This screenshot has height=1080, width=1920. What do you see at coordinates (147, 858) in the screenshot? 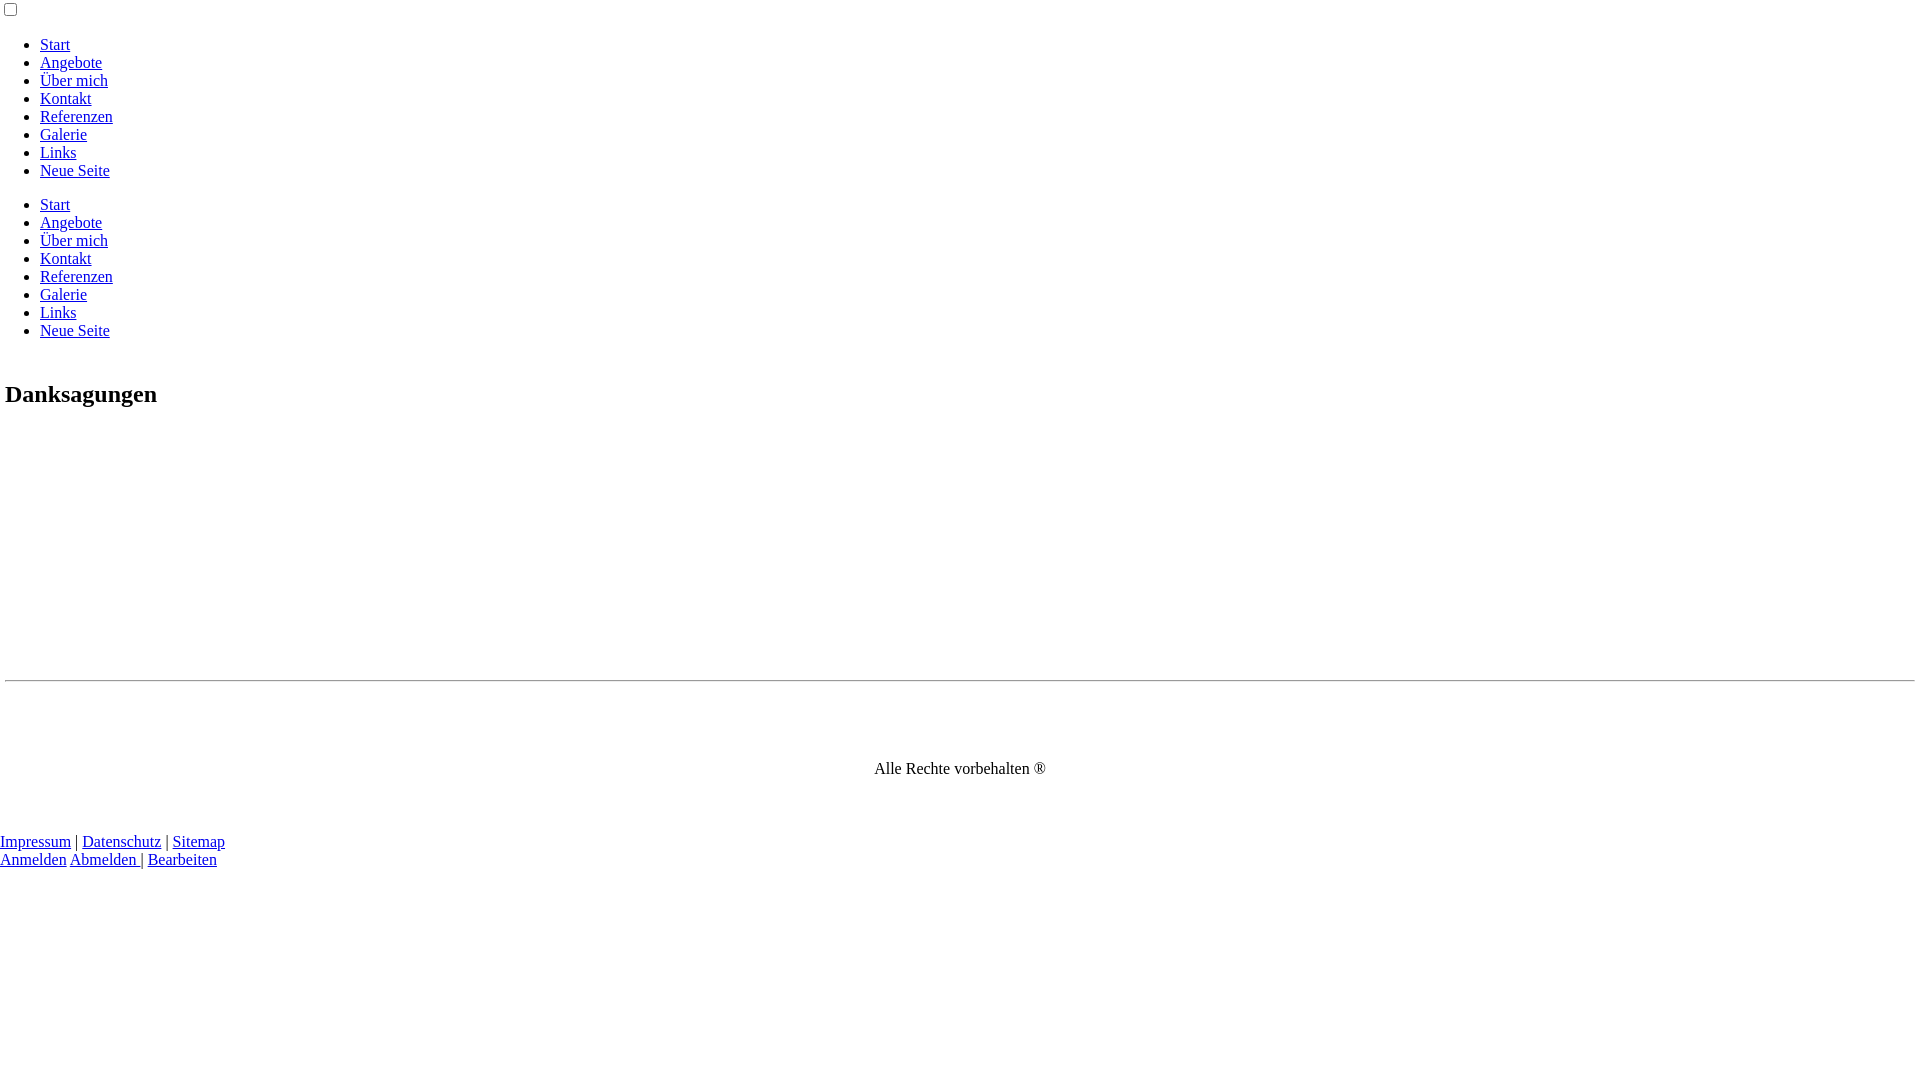
I see `'Bearbeiten'` at bounding box center [147, 858].